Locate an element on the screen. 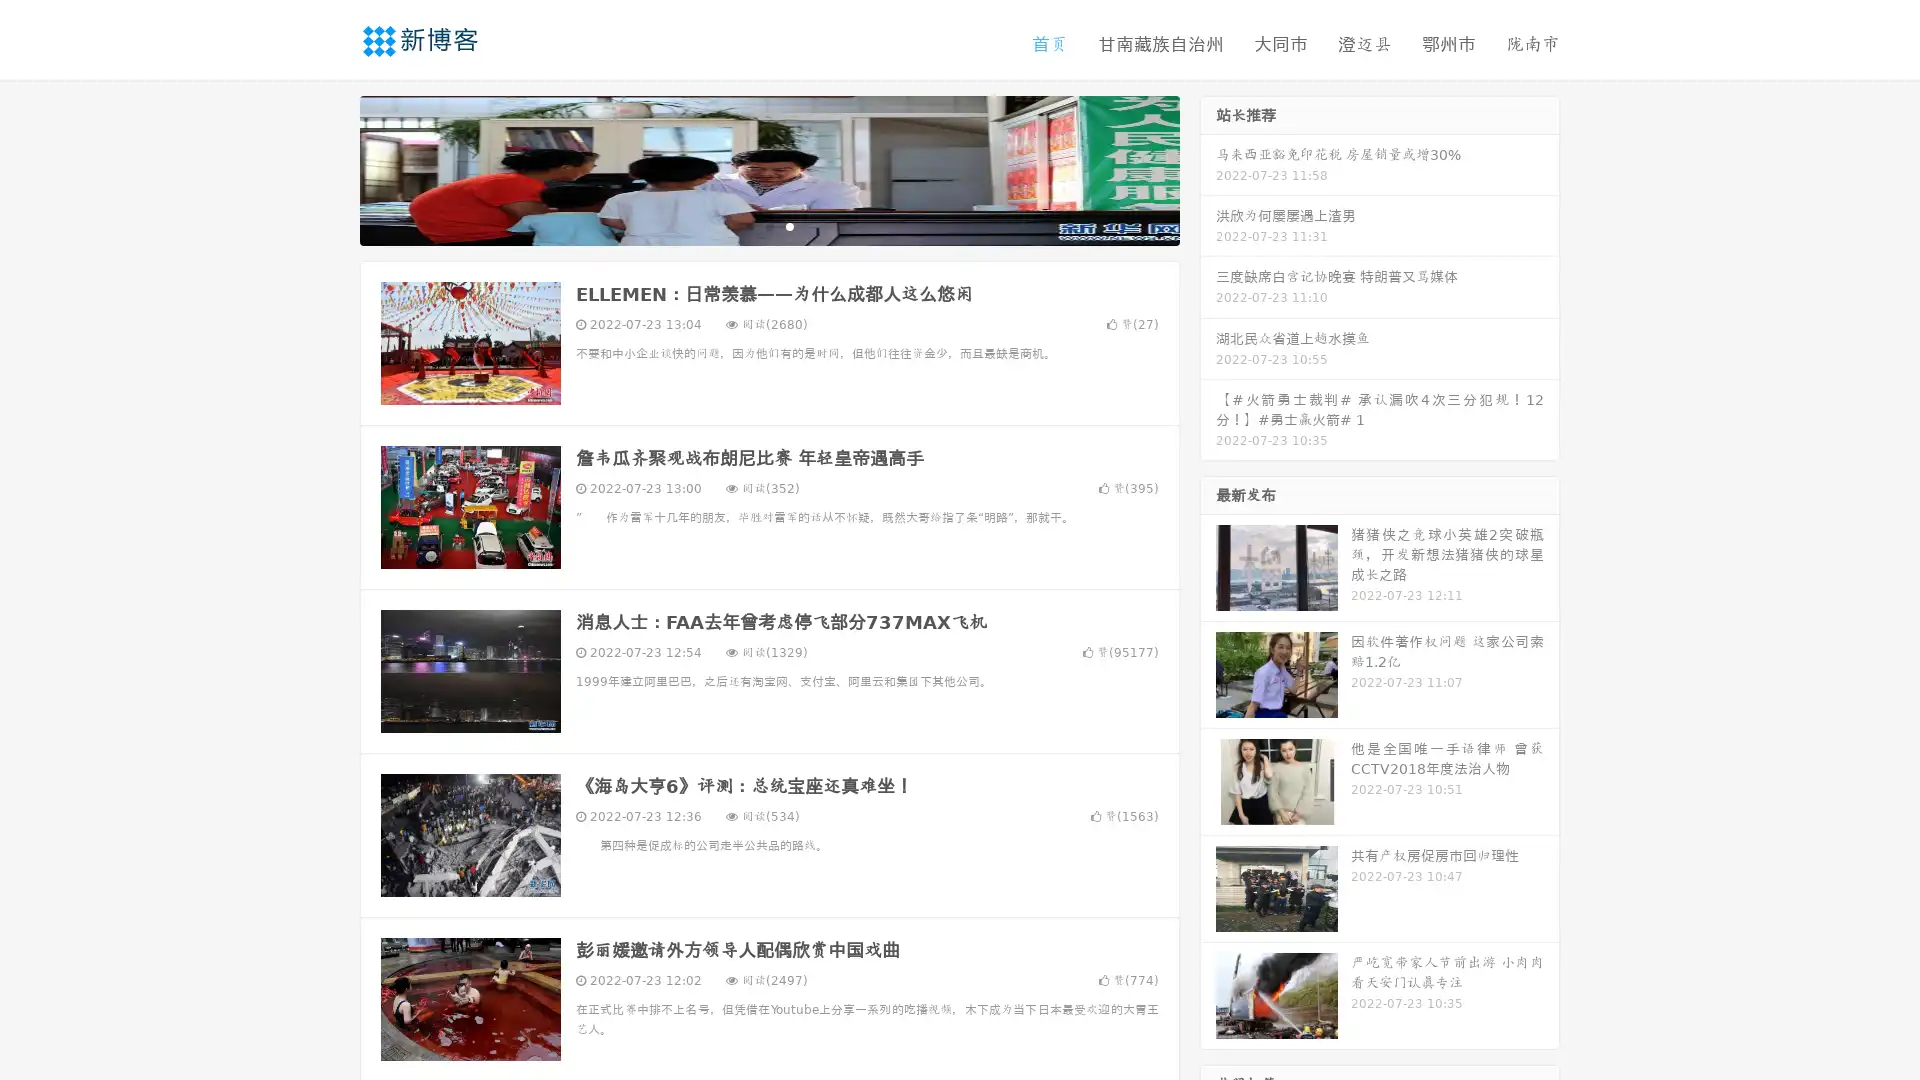  Previous slide is located at coordinates (330, 168).